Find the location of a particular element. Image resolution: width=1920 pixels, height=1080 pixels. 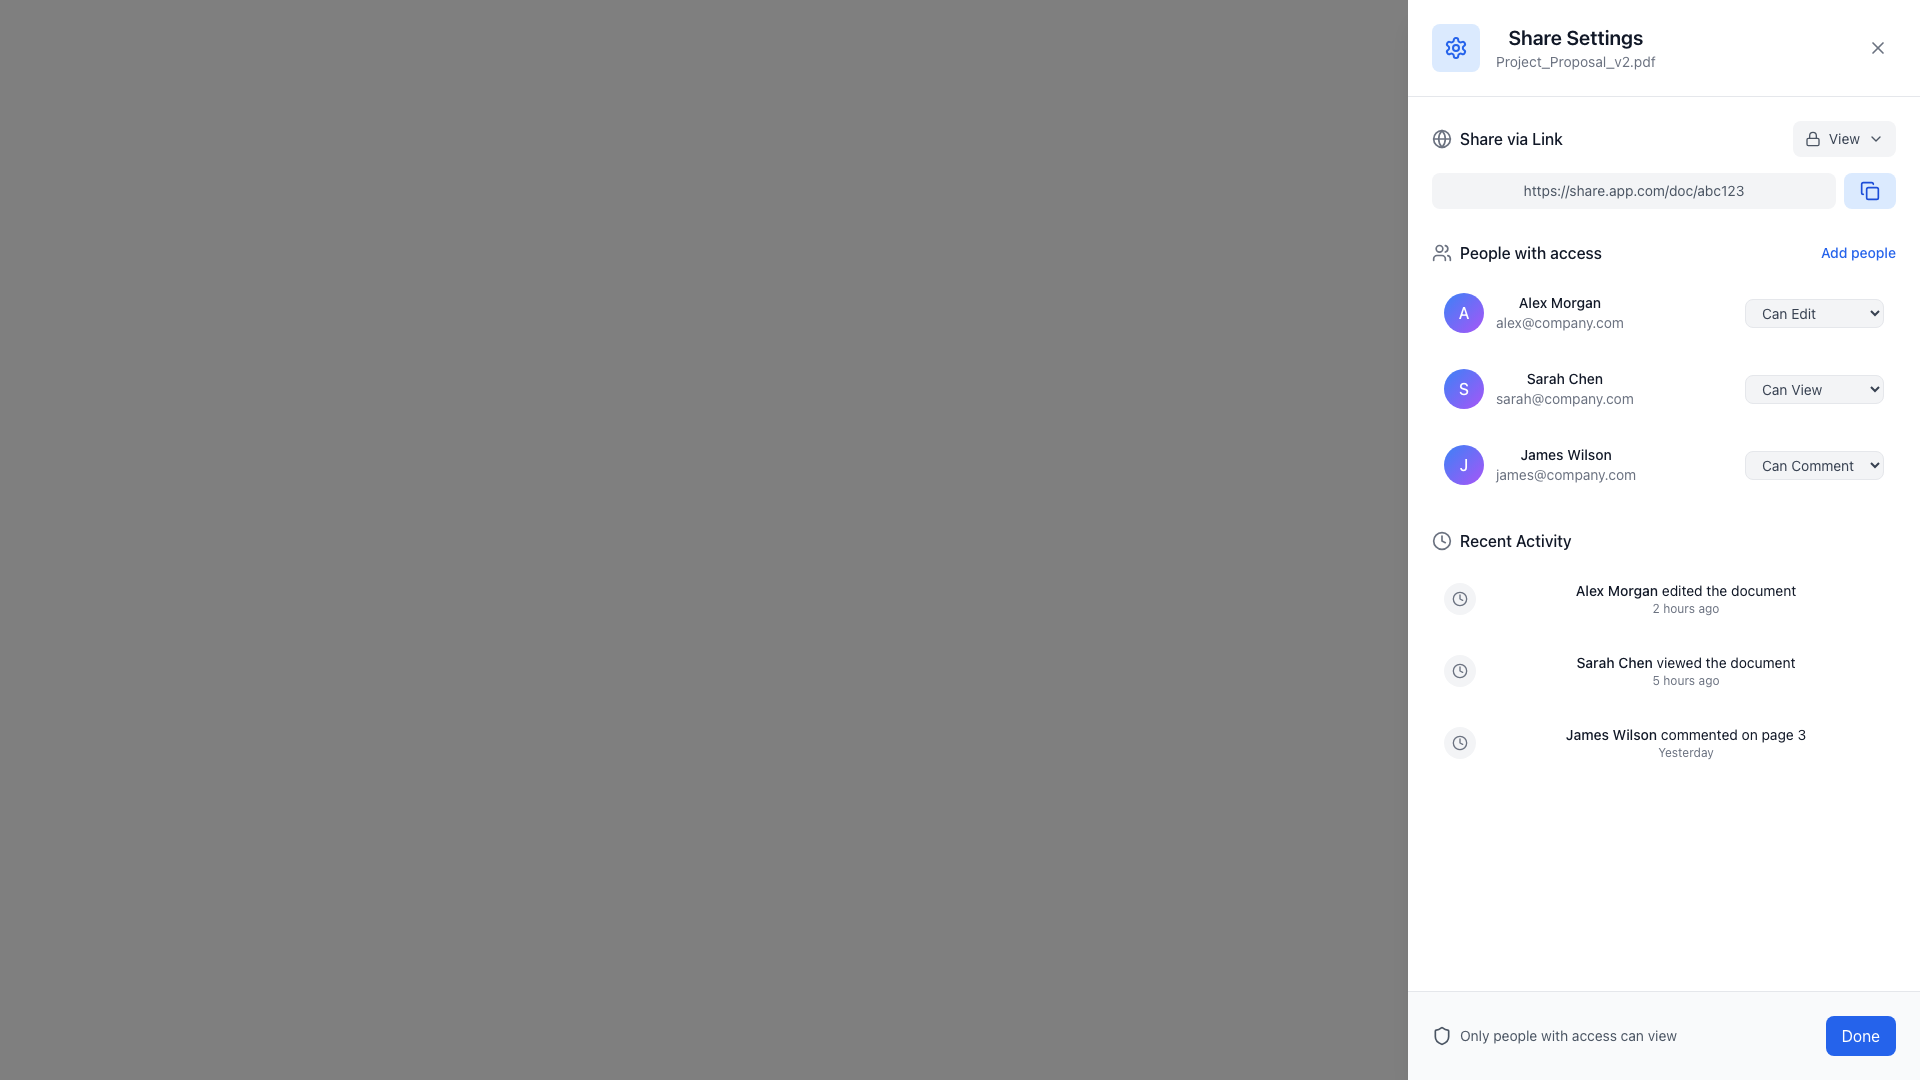

the Text Display element that shows a shareable link, located in the 'Share via Link' section, below the title and to the left of the copy icon is located at coordinates (1664, 191).